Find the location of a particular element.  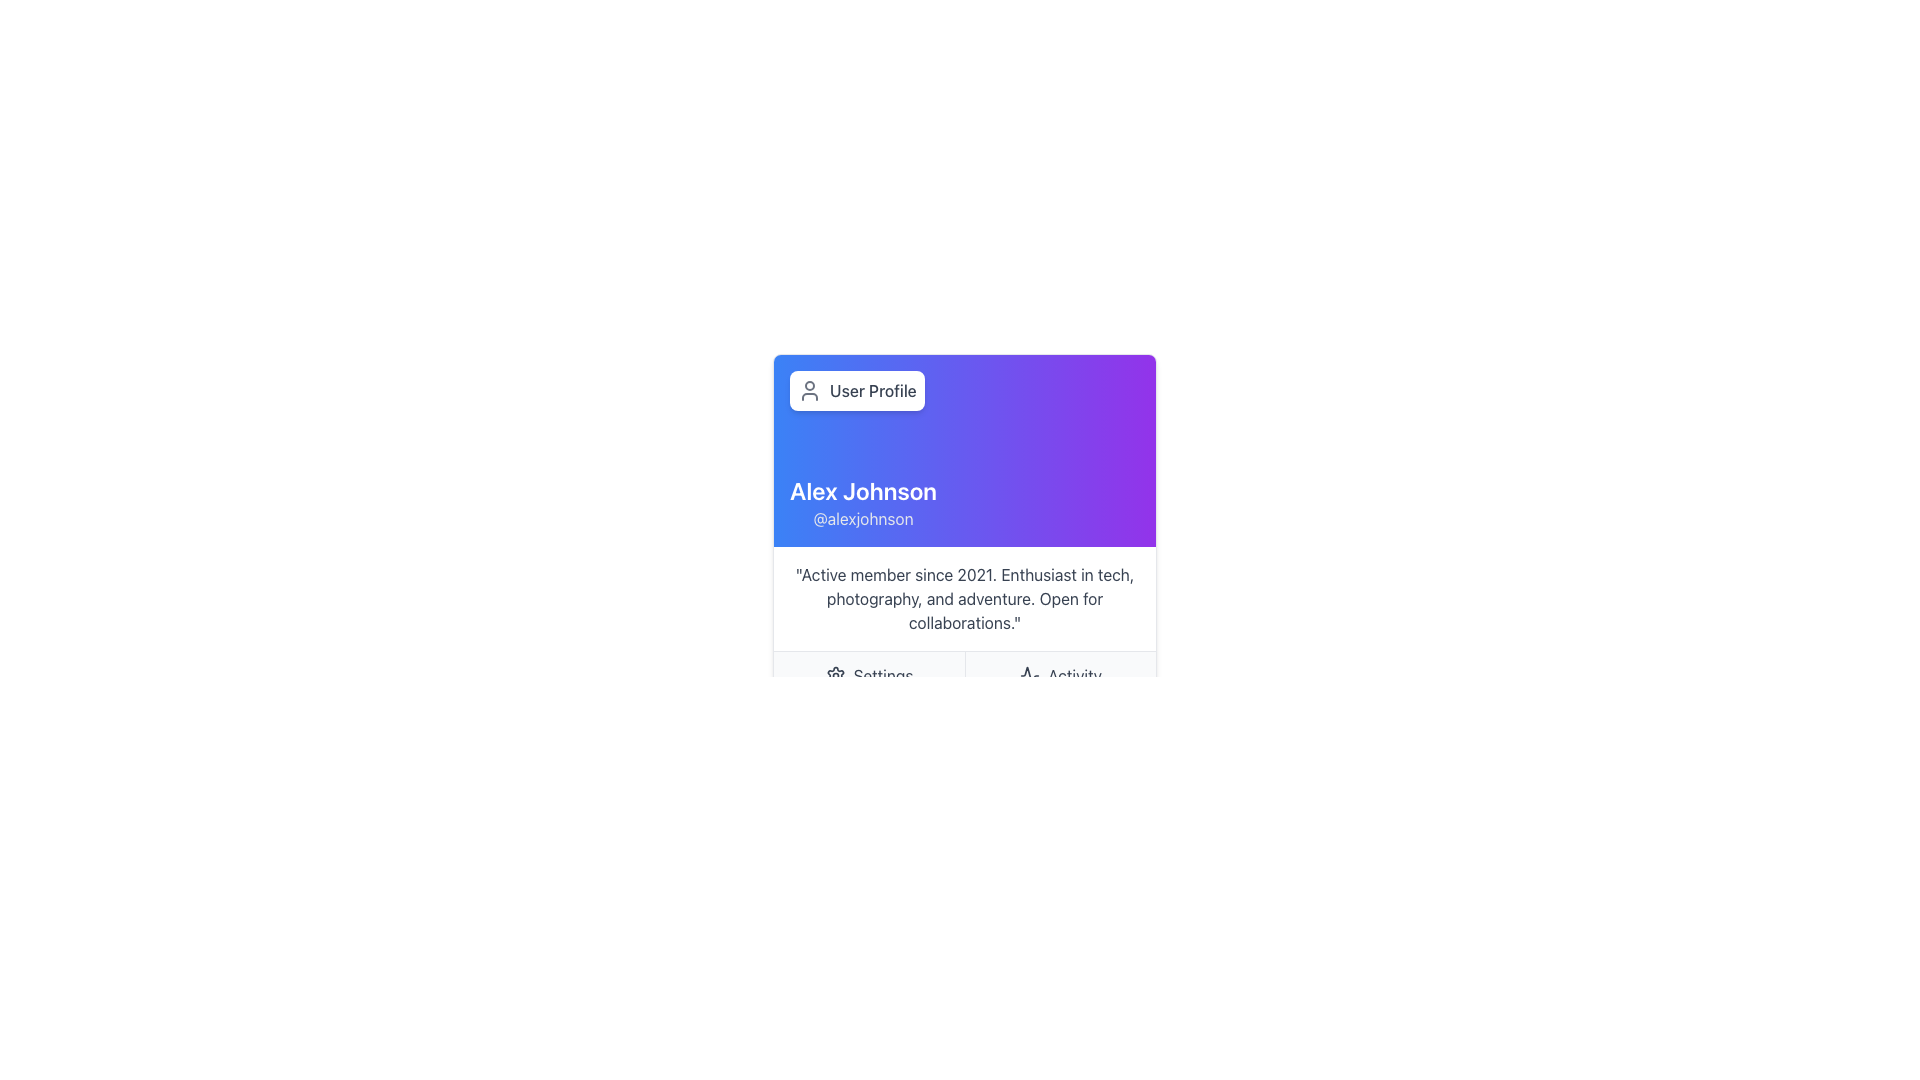

the Text Label displaying 'Alex Johnson', which serves as the main identifier for the user profile is located at coordinates (863, 490).